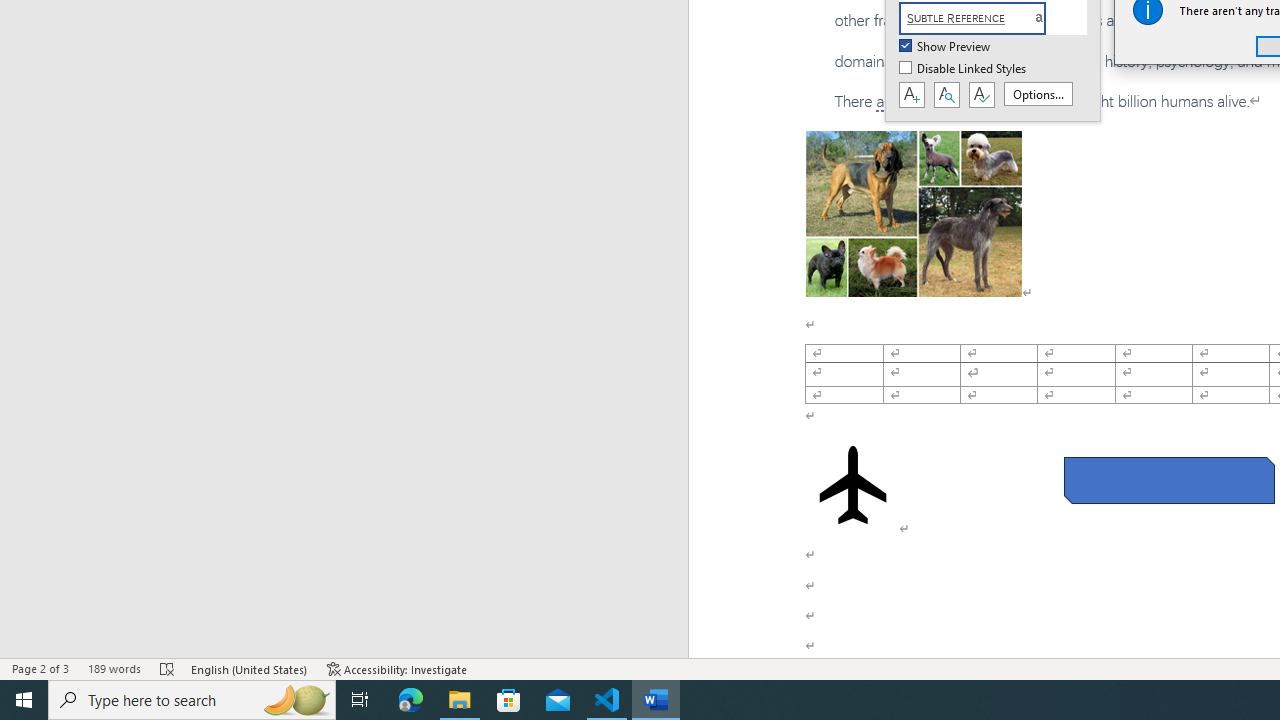 Image resolution: width=1280 pixels, height=720 pixels. Describe the element at coordinates (168, 669) in the screenshot. I see `'Spelling and Grammar Check Errors'` at that location.